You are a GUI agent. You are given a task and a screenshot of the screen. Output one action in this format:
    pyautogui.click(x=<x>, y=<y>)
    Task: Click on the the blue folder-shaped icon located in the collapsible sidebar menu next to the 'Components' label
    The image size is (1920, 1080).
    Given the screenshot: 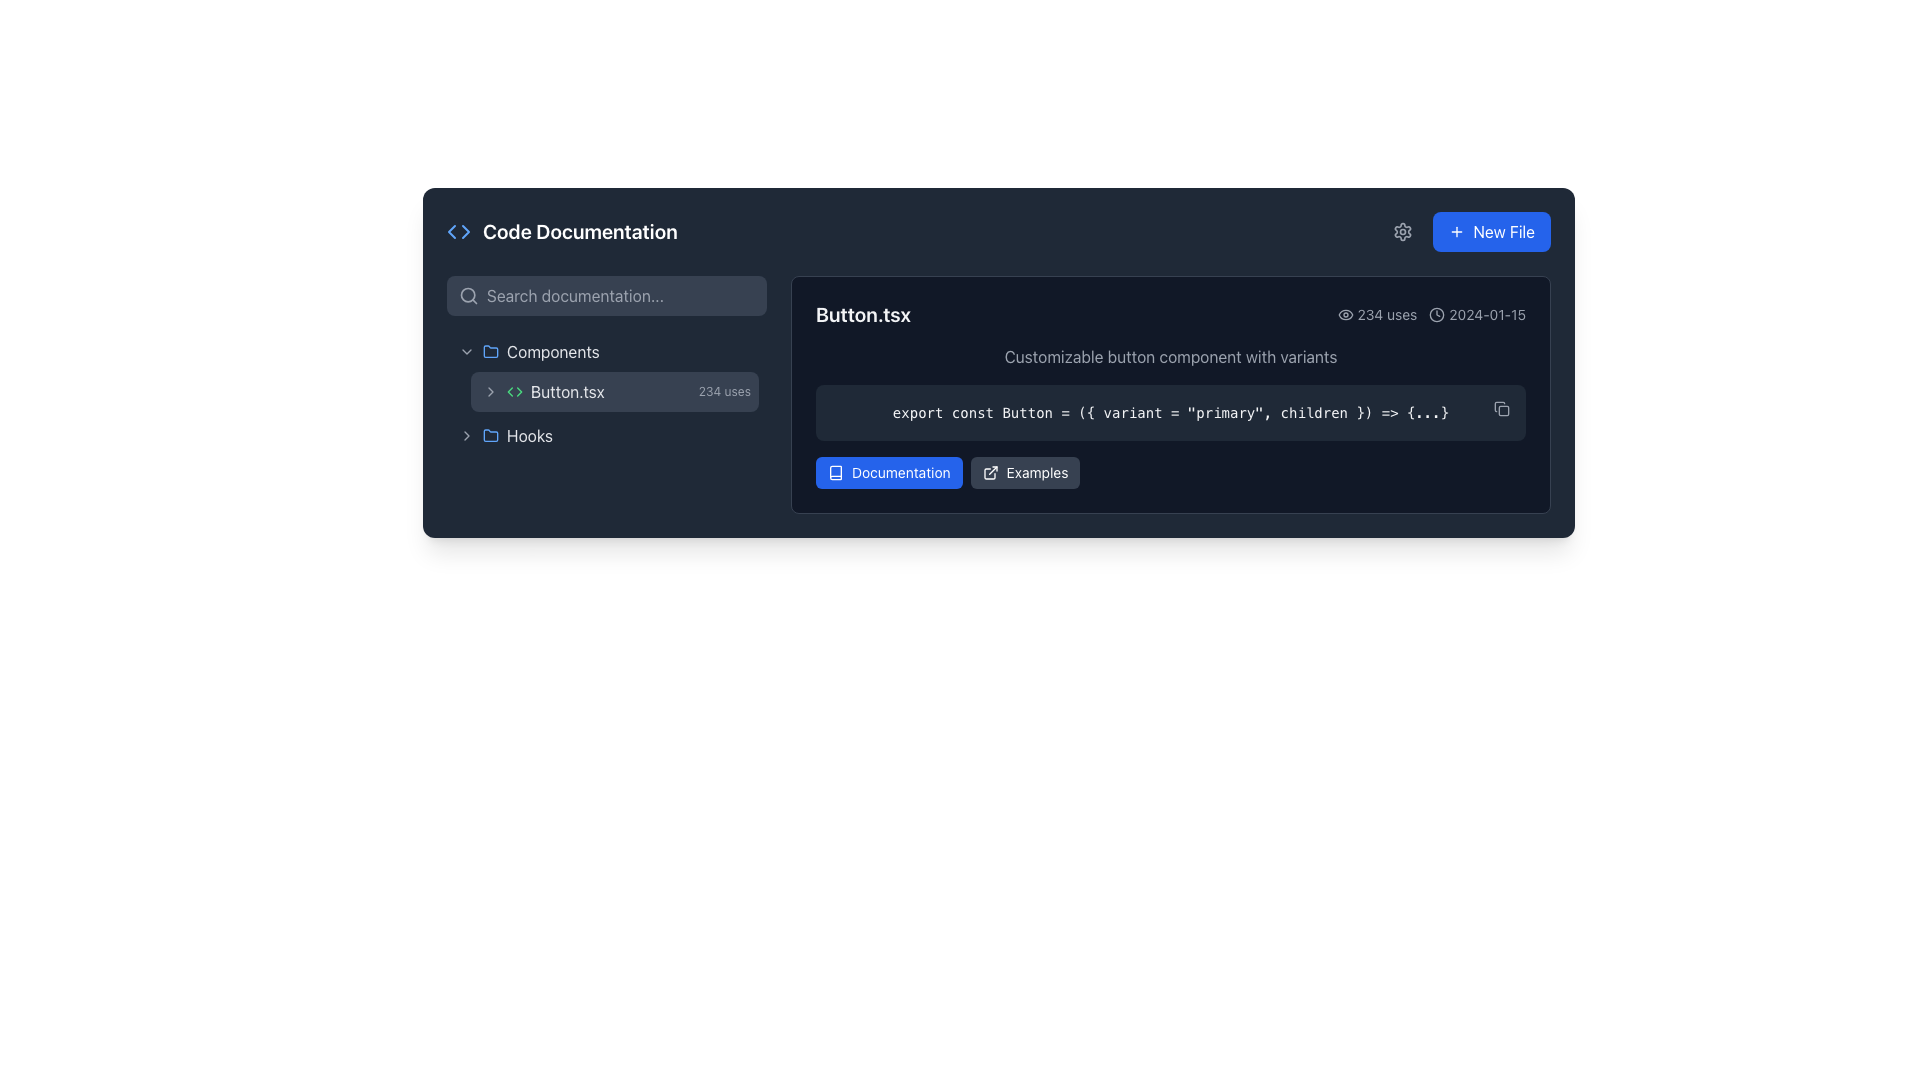 What is the action you would take?
    pyautogui.click(x=490, y=350)
    